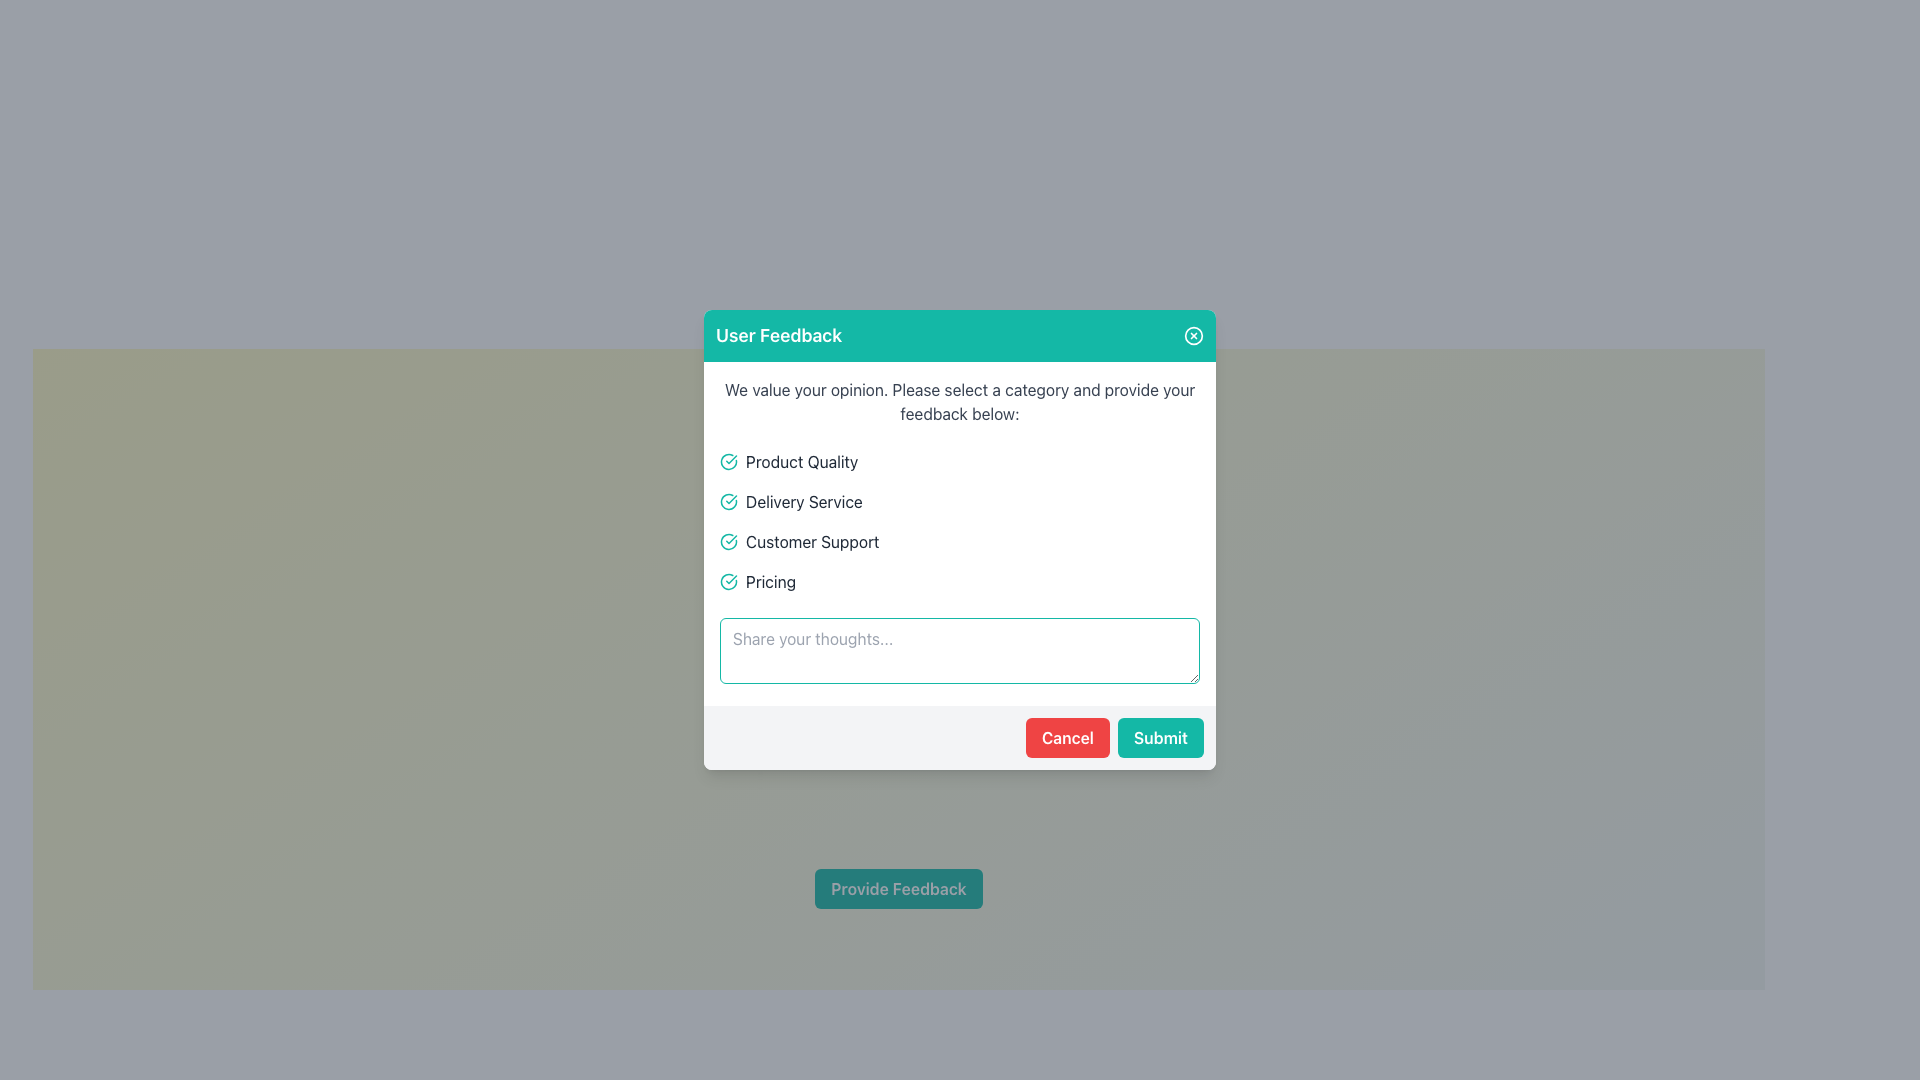 The image size is (1920, 1080). I want to click on the 'Customer Support' selectable item in the list, so click(960, 542).